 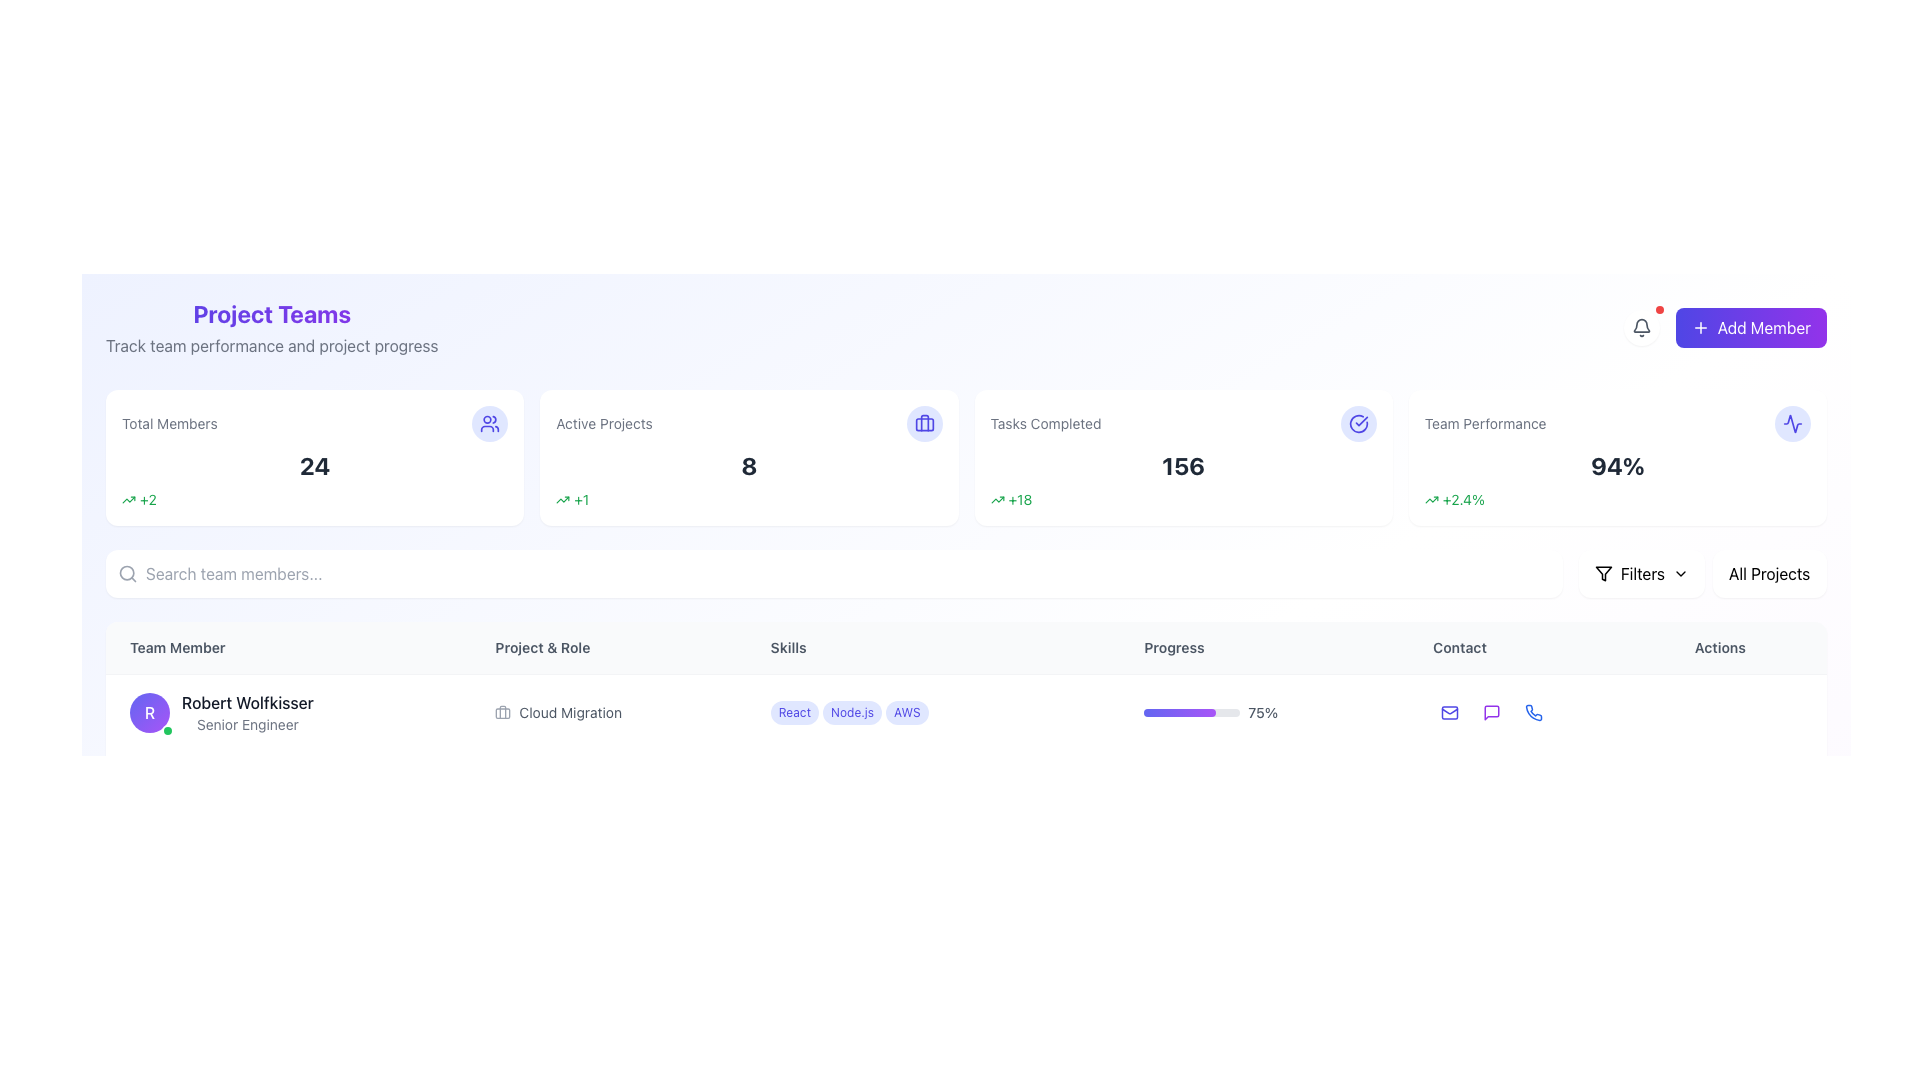 What do you see at coordinates (1492, 712) in the screenshot?
I see `the communication icon located near the 'Contact' section of the UI` at bounding box center [1492, 712].